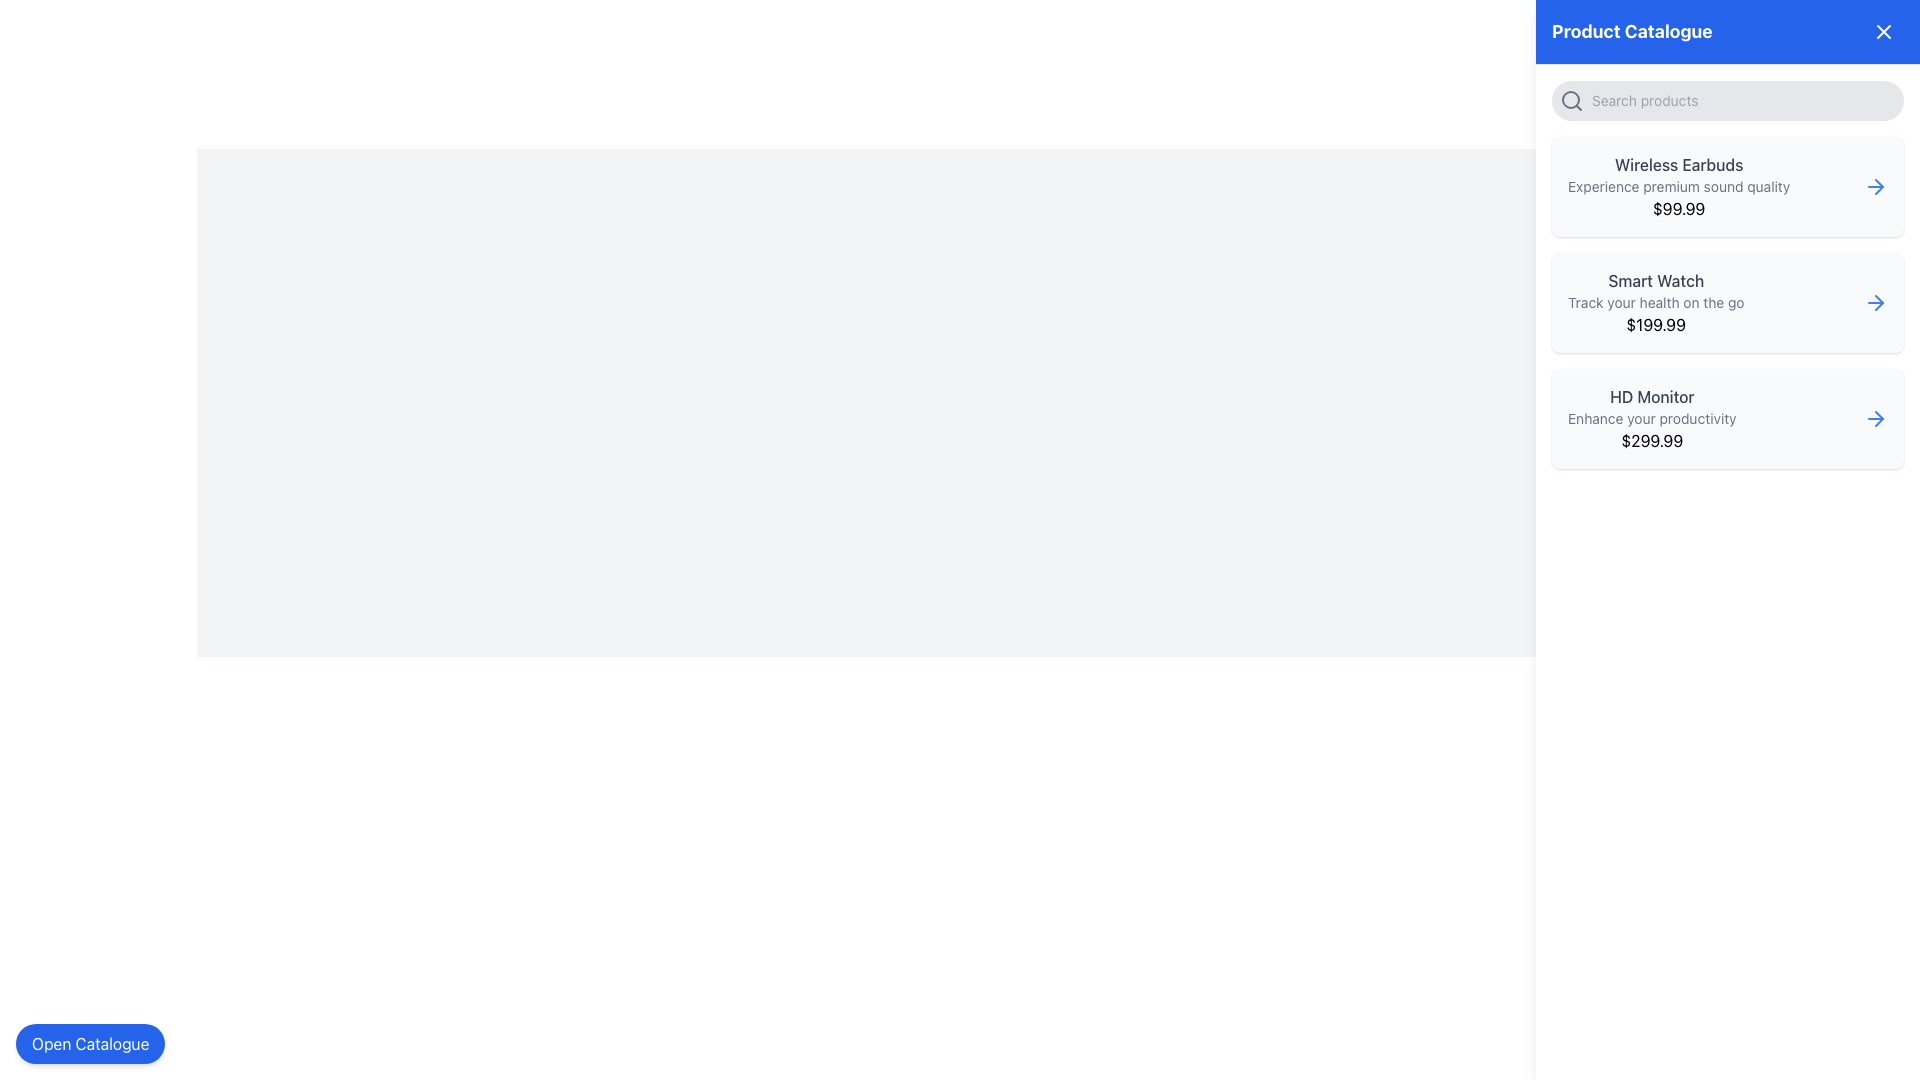  What do you see at coordinates (1656, 303) in the screenshot?
I see `text block displaying product information, which includes the title 'Smart Watch', the description 'Track your health on the go', and the price '$199.99'. This text block is the second entry in the product list on the right-hand side panel` at bounding box center [1656, 303].